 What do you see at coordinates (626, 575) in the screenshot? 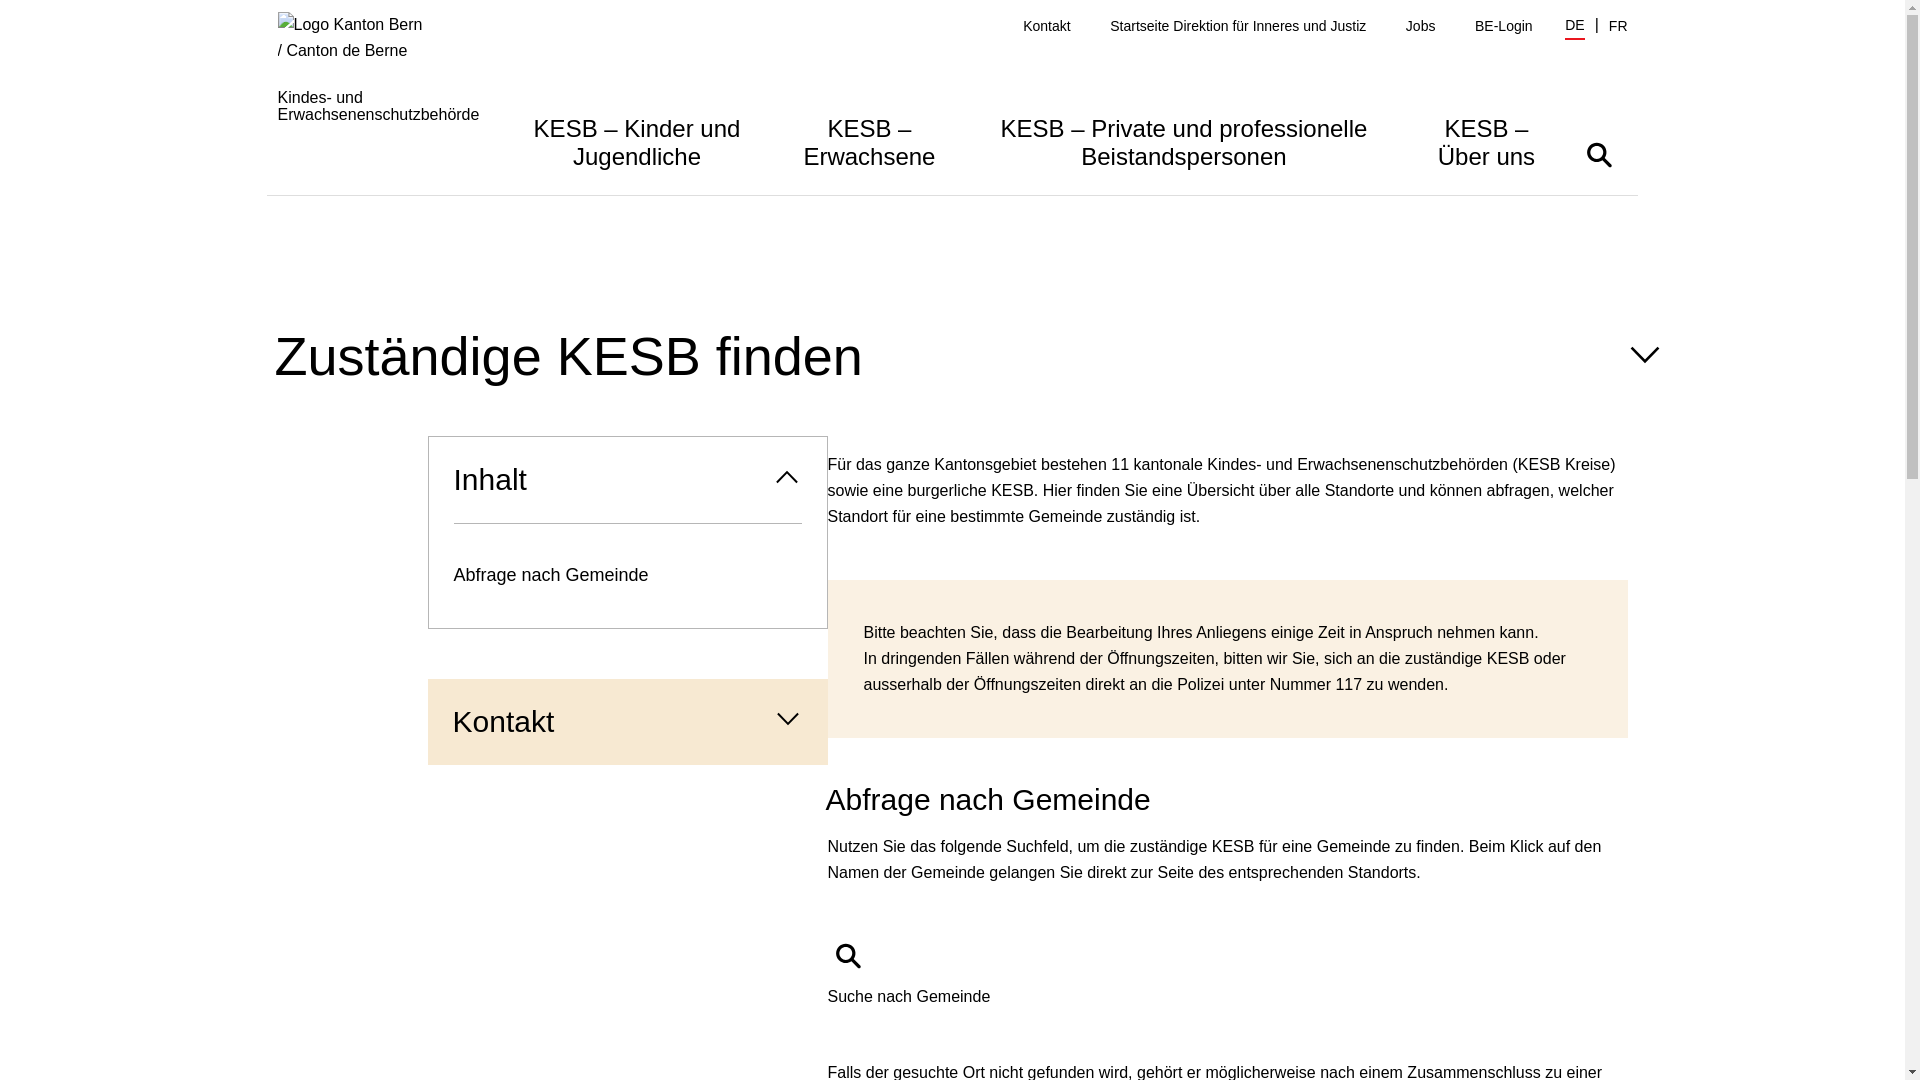
I see `'Abfrage nach Gemeinde'` at bounding box center [626, 575].